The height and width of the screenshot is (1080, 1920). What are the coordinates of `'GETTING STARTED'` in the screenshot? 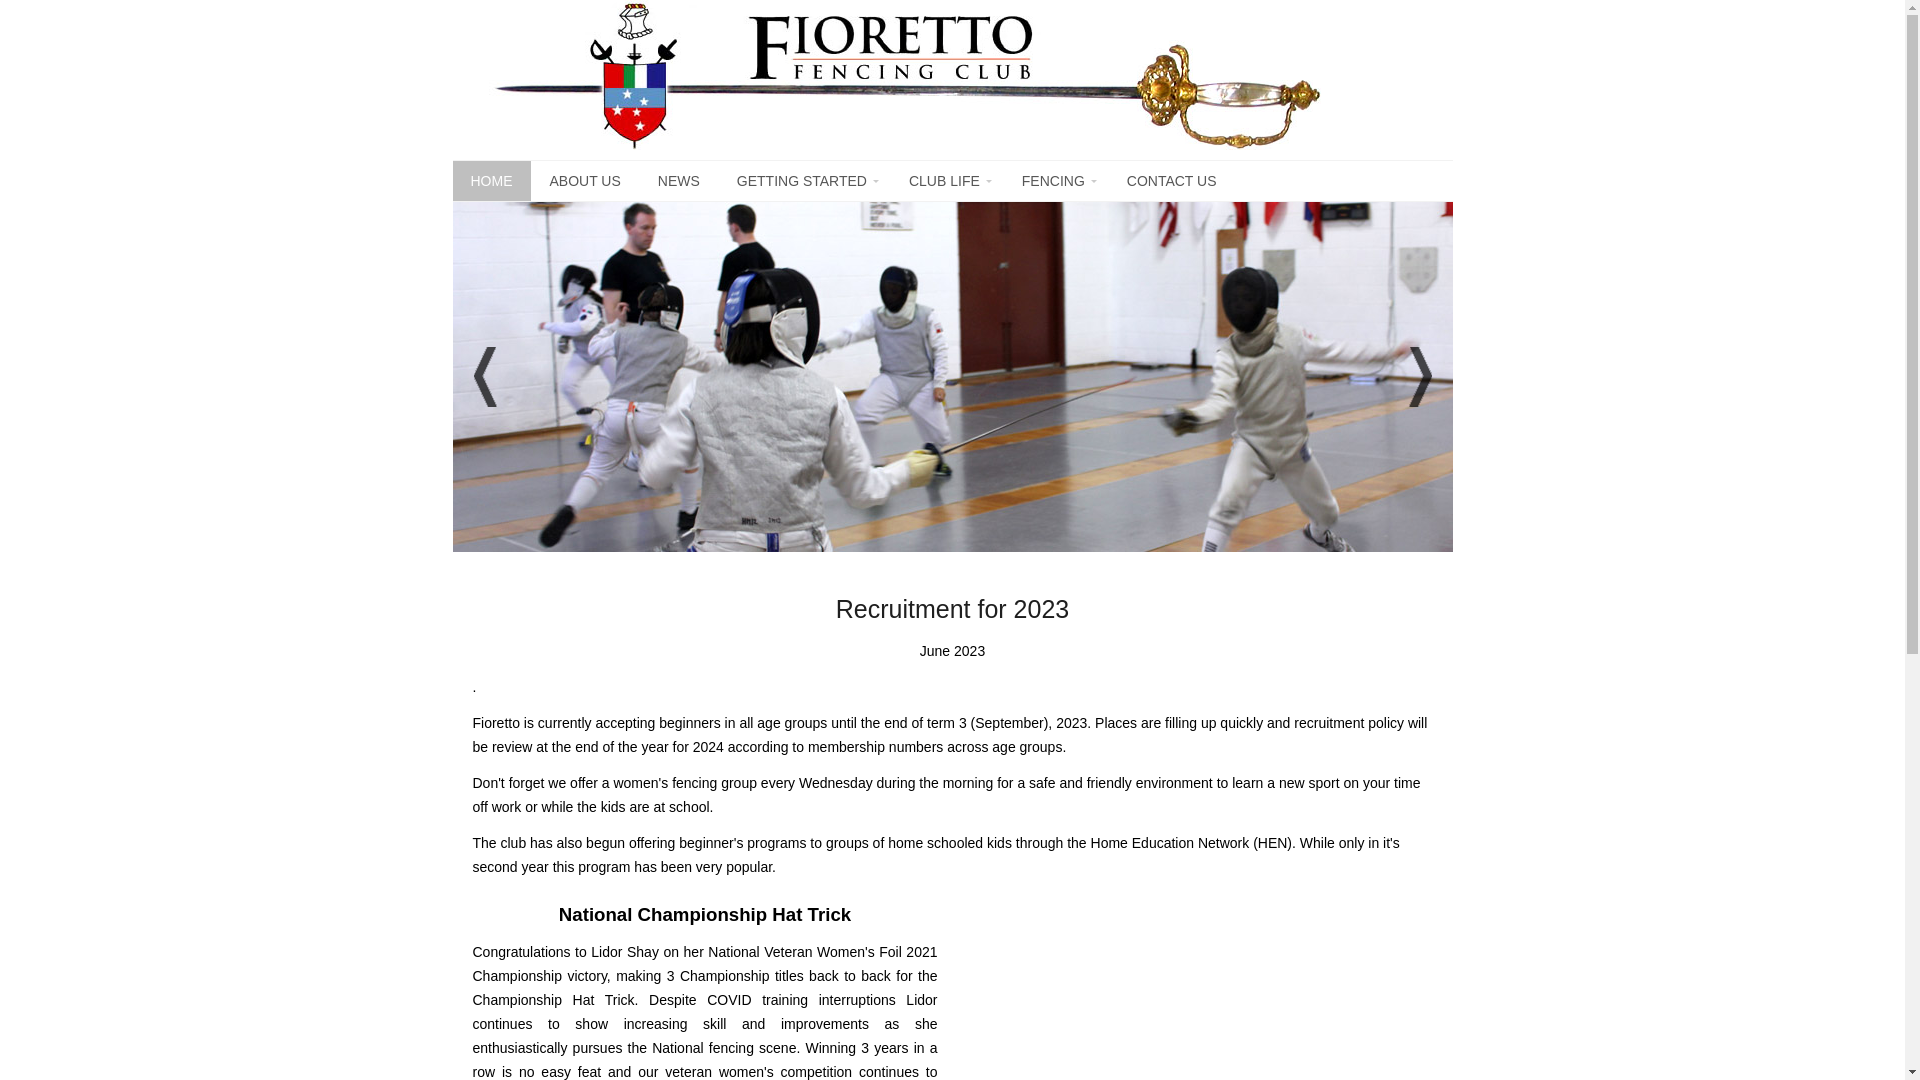 It's located at (719, 181).